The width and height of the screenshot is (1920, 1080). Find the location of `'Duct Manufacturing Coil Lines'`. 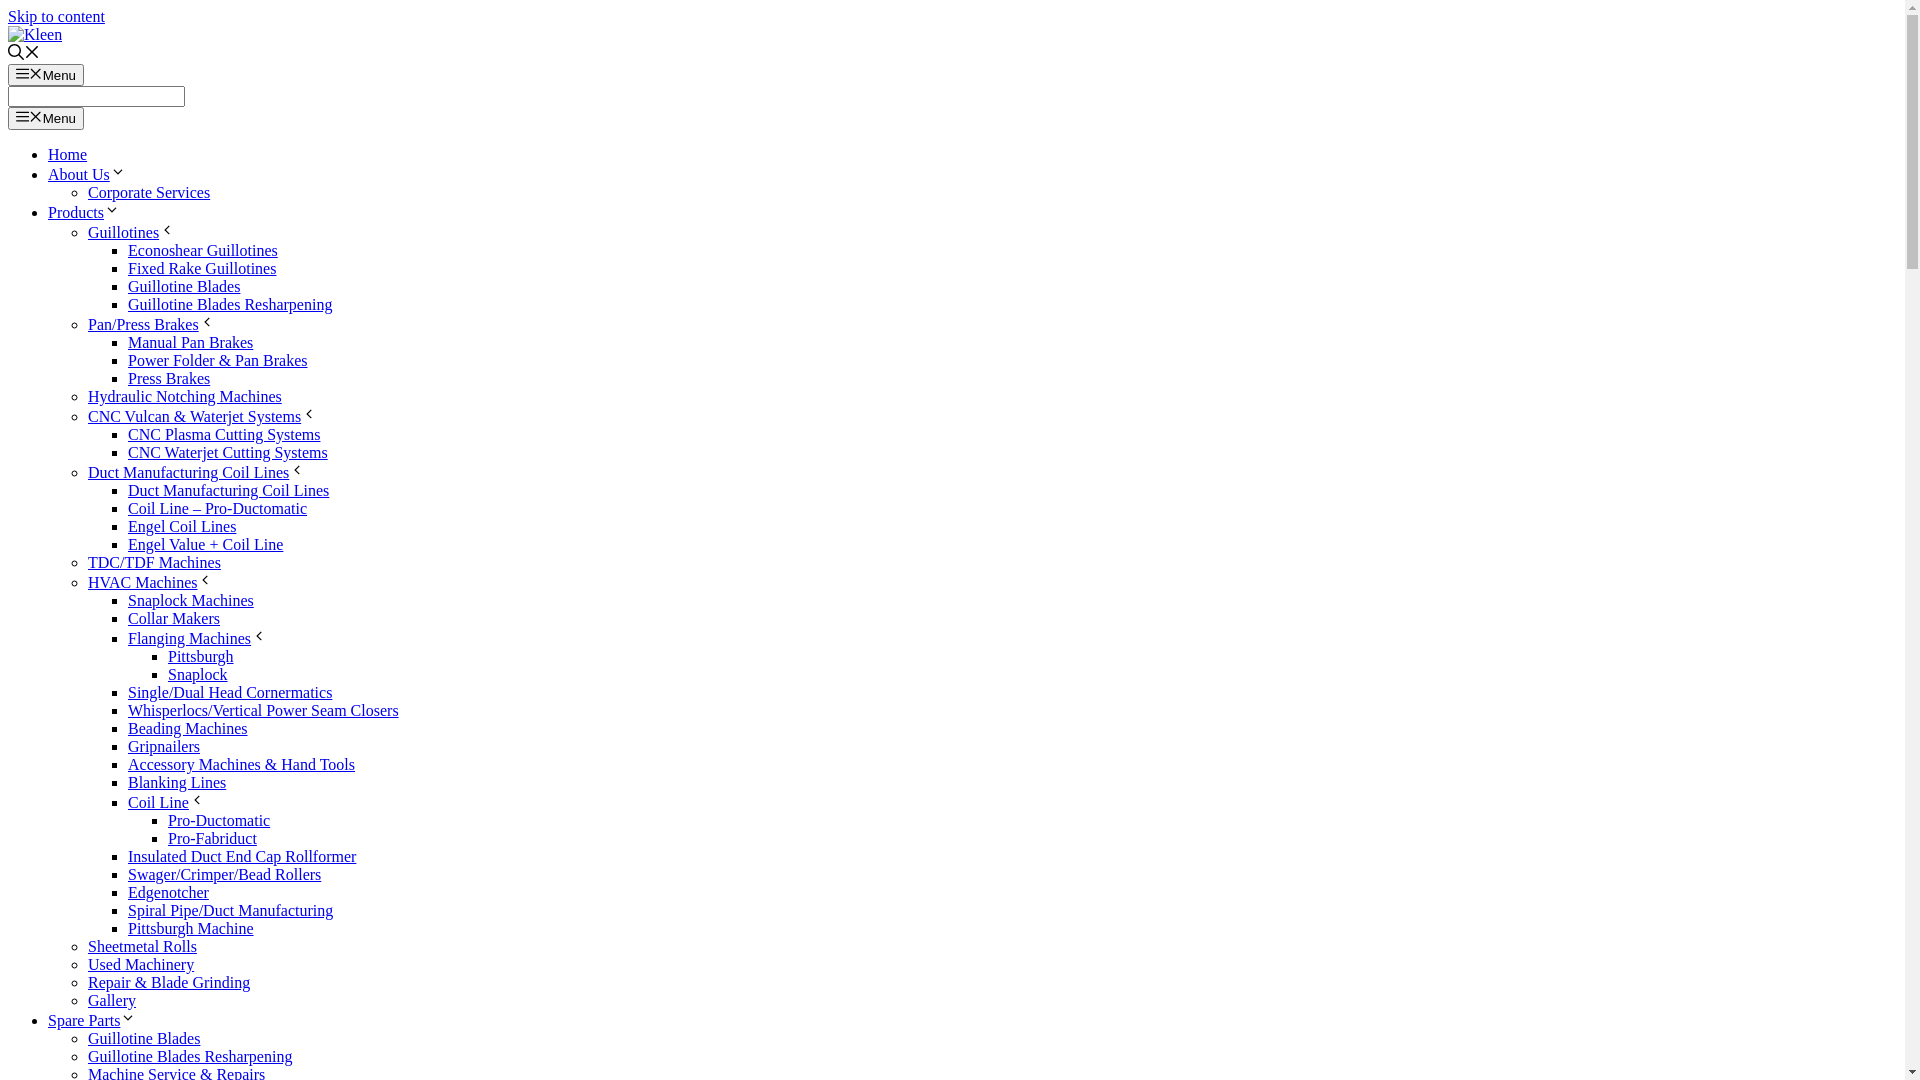

'Duct Manufacturing Coil Lines' is located at coordinates (86, 472).